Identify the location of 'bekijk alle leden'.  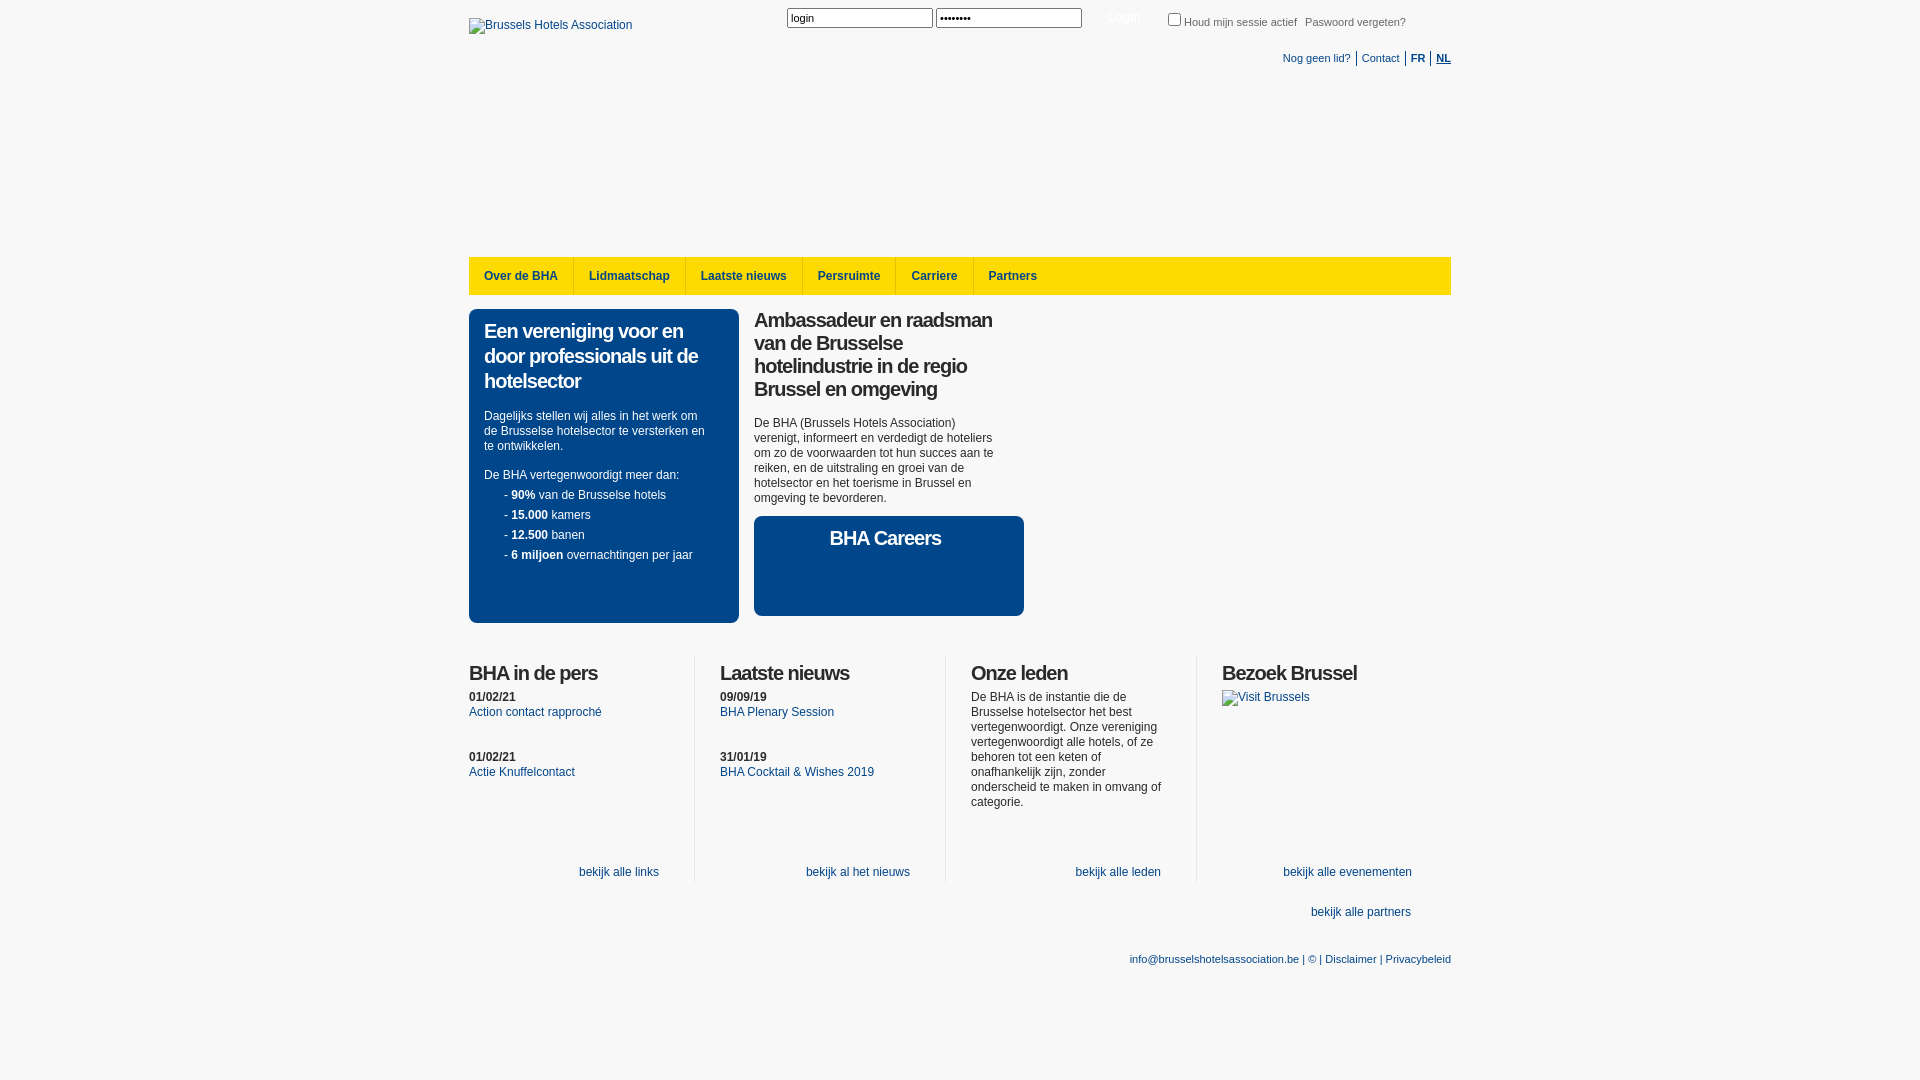
(1115, 871).